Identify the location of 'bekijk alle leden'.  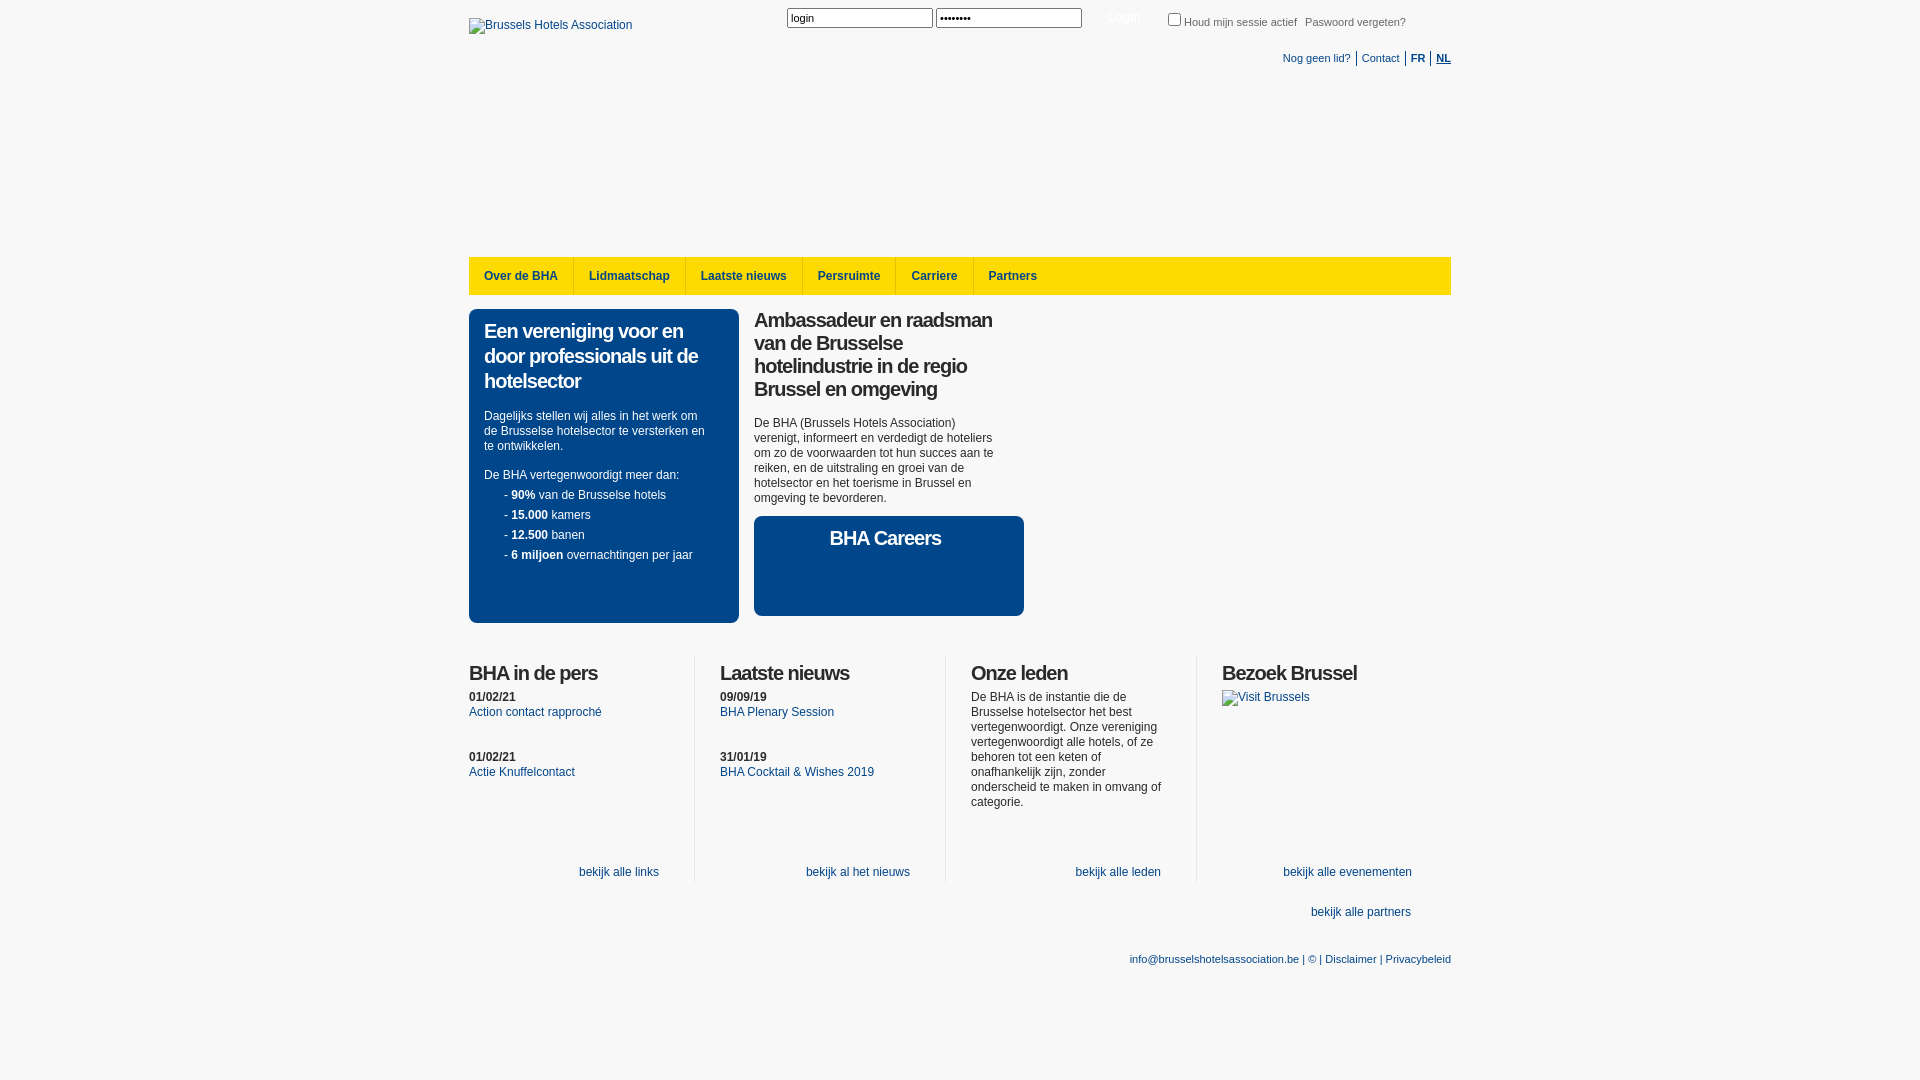
(1115, 871).